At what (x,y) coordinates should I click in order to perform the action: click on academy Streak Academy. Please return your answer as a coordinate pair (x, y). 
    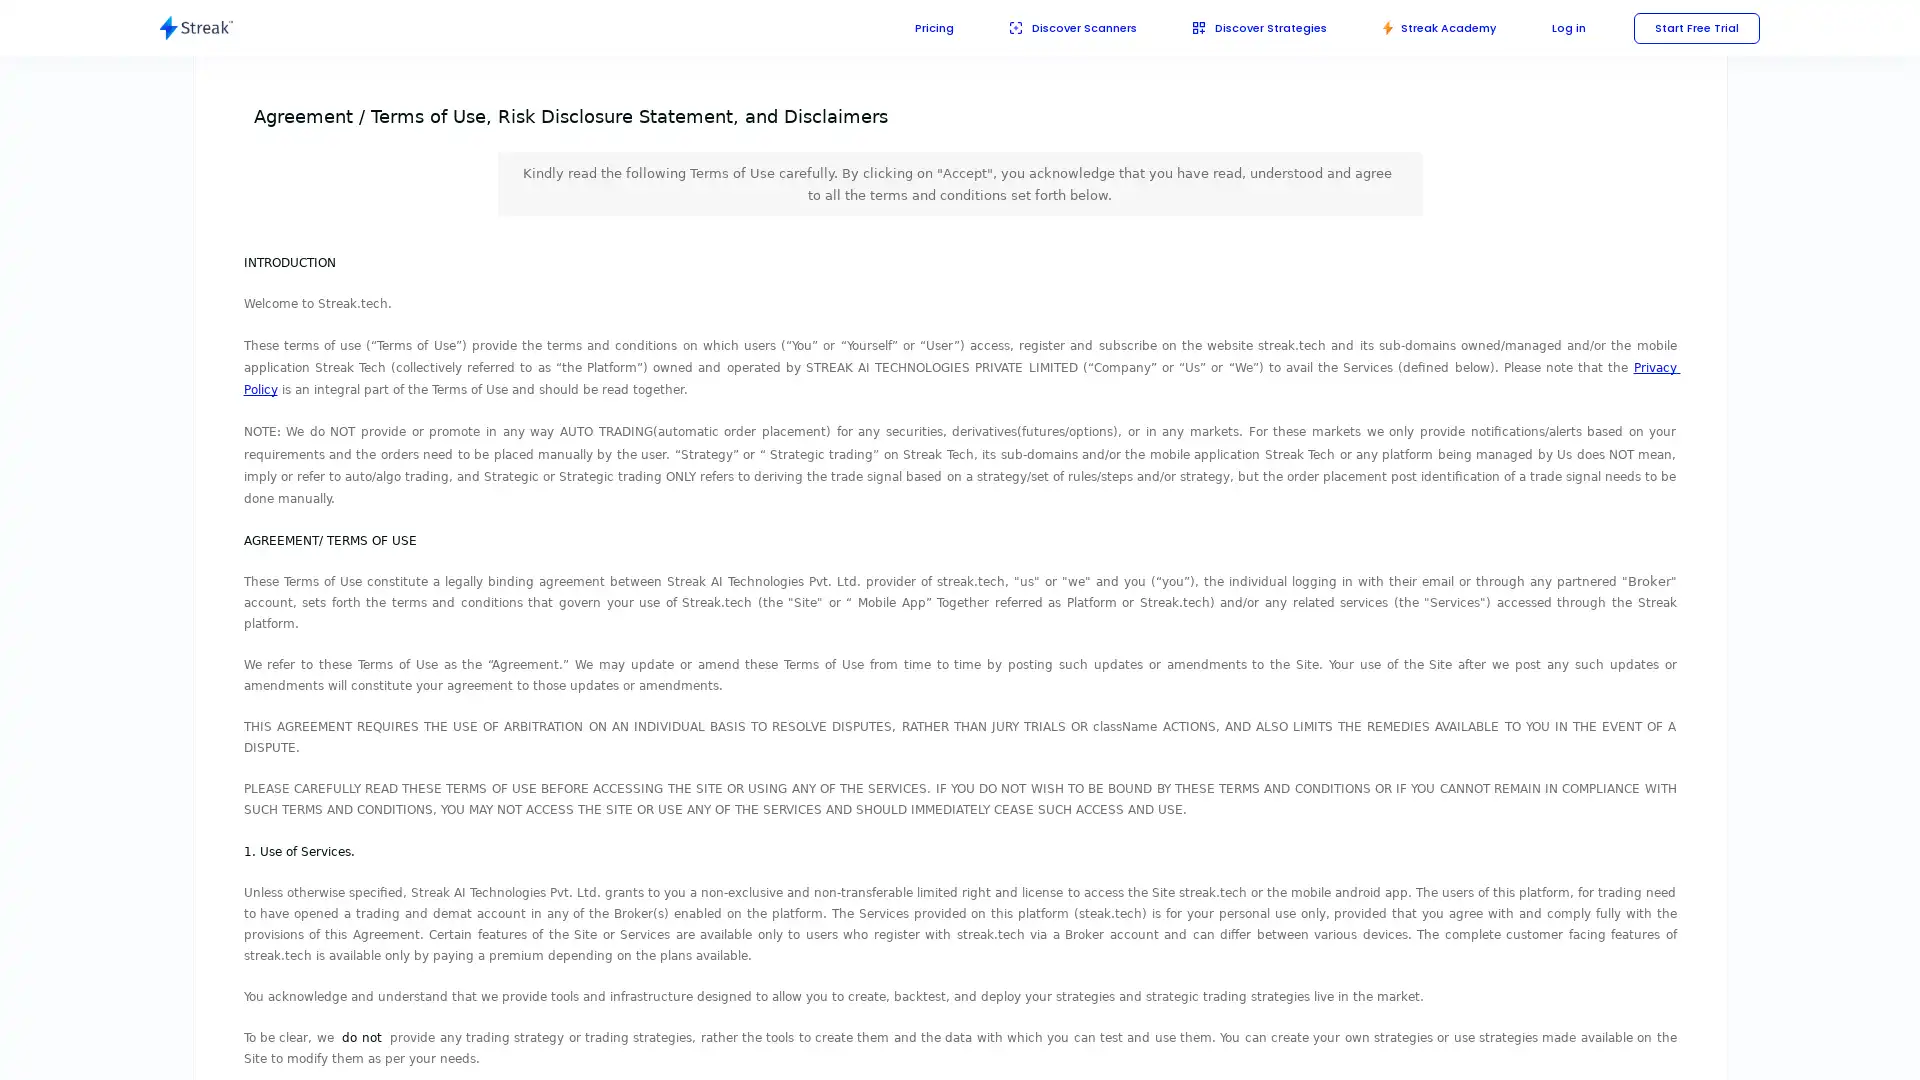
    Looking at the image, I should click on (1429, 27).